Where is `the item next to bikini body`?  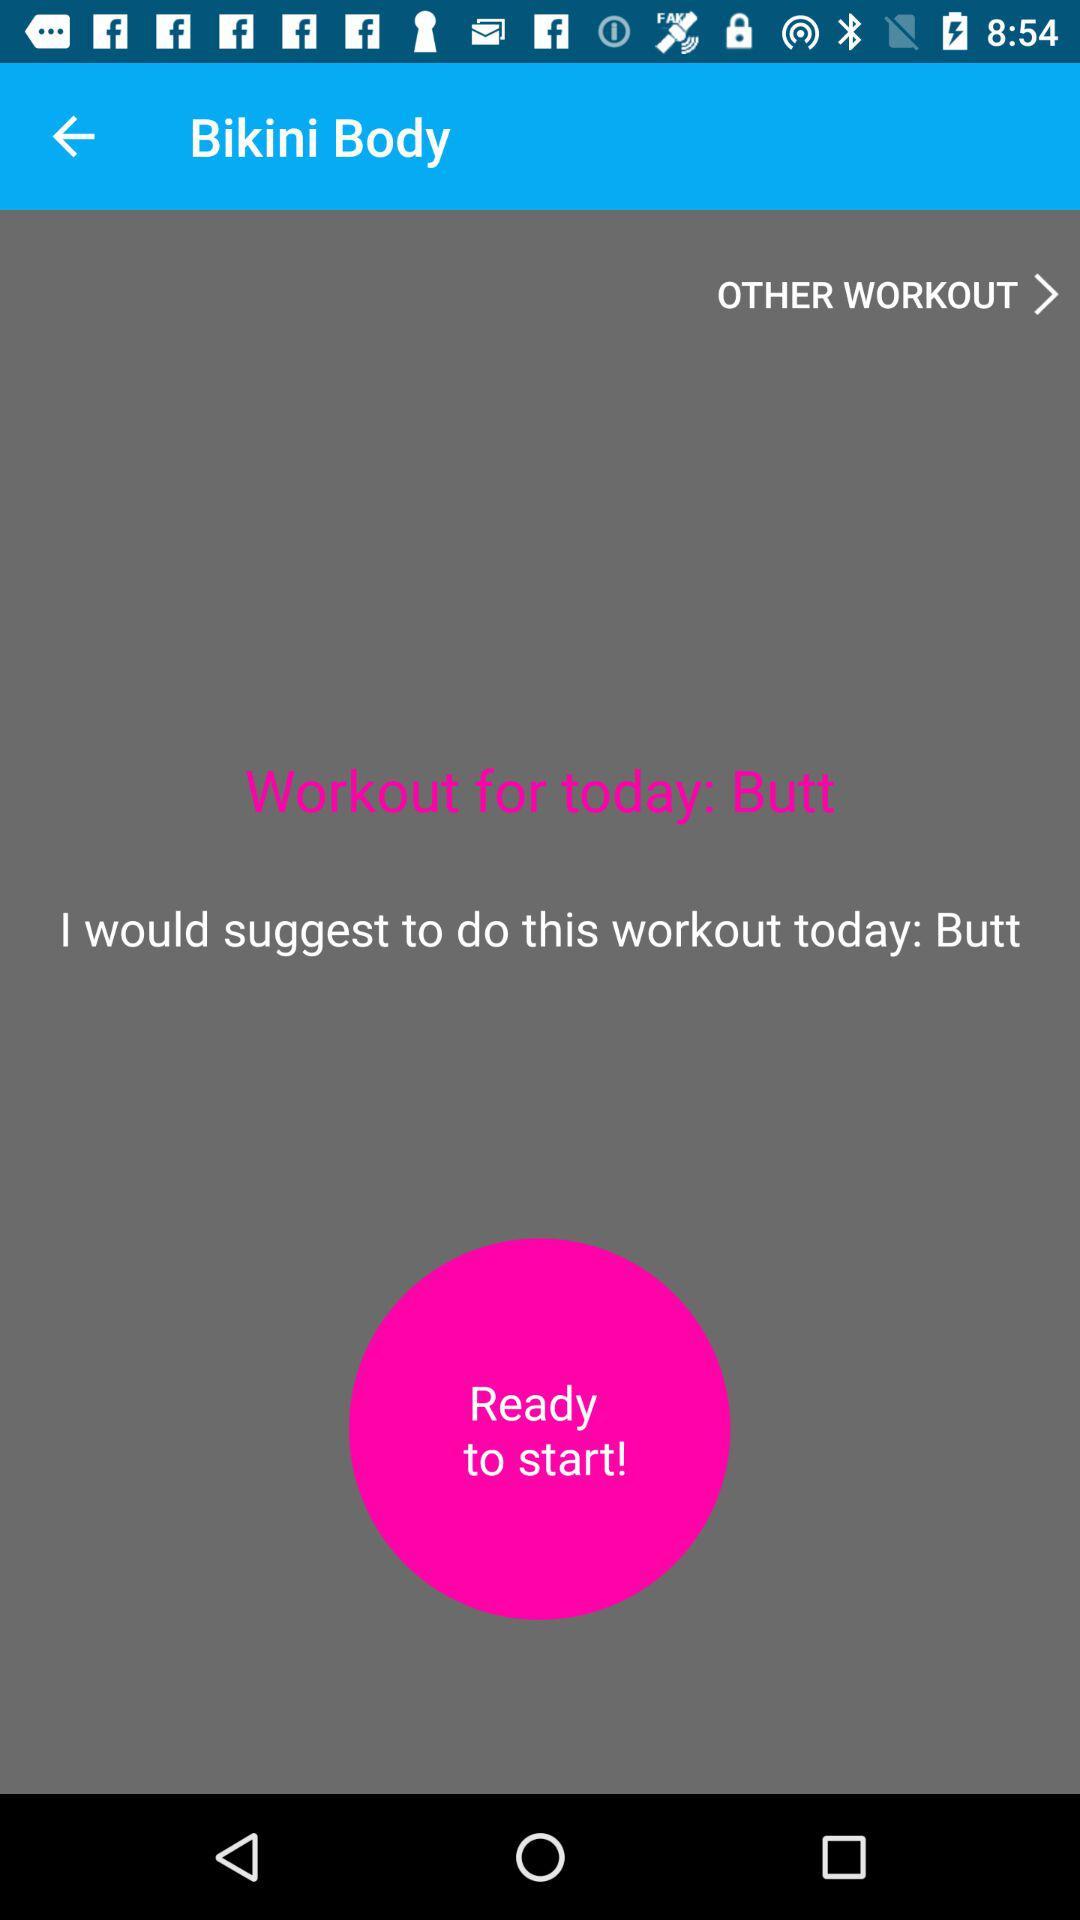 the item next to bikini body is located at coordinates (72, 135).